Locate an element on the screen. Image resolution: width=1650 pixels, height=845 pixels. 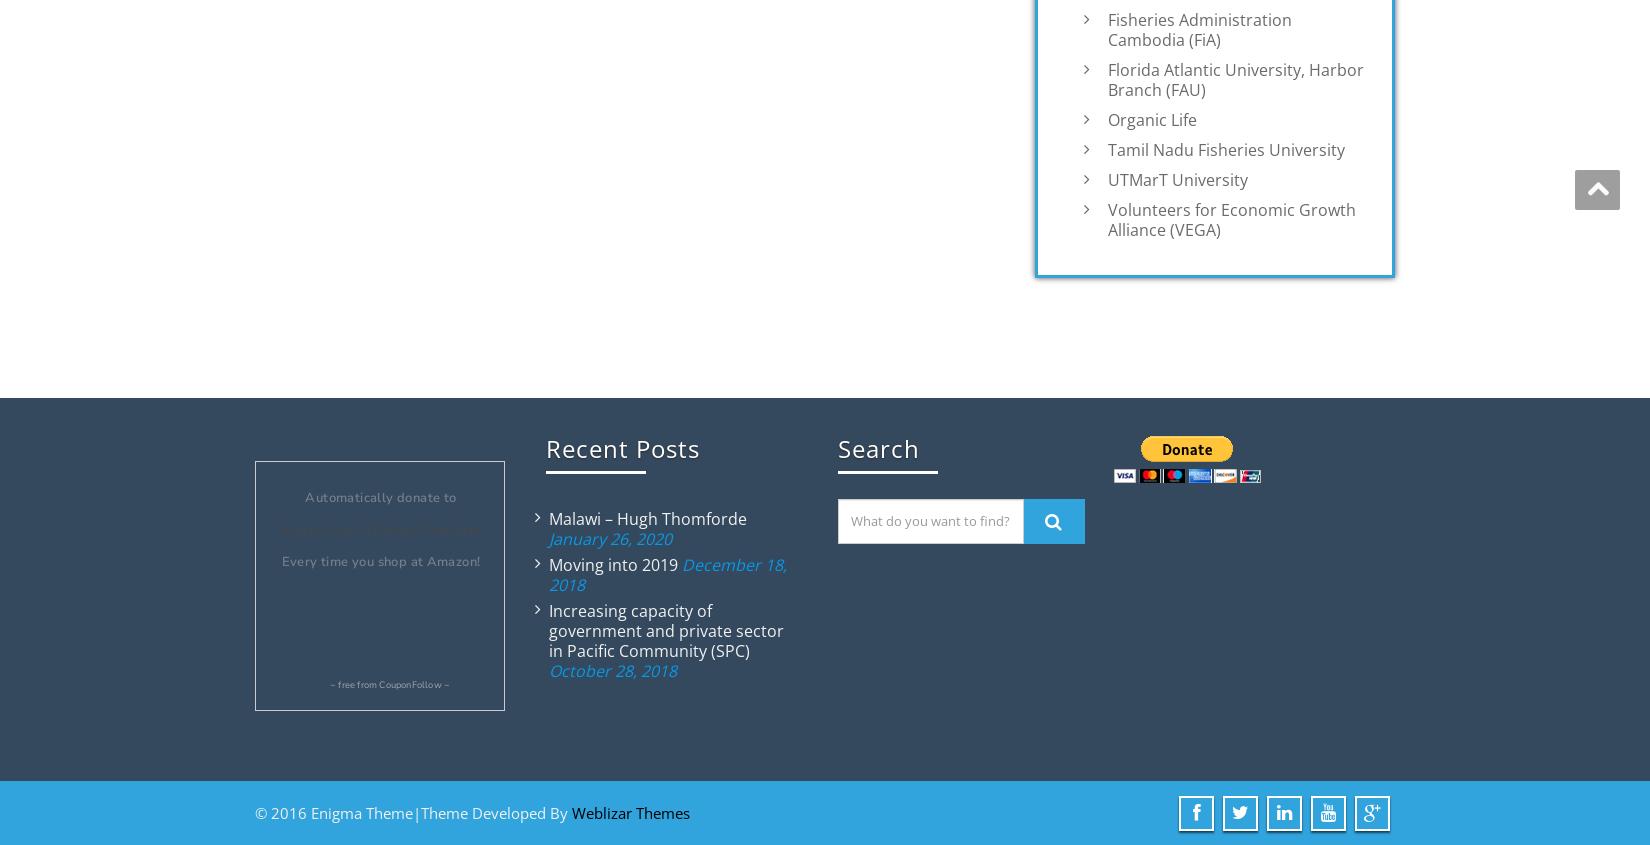
'Aquaculture Without Frontiers' is located at coordinates (380, 527).